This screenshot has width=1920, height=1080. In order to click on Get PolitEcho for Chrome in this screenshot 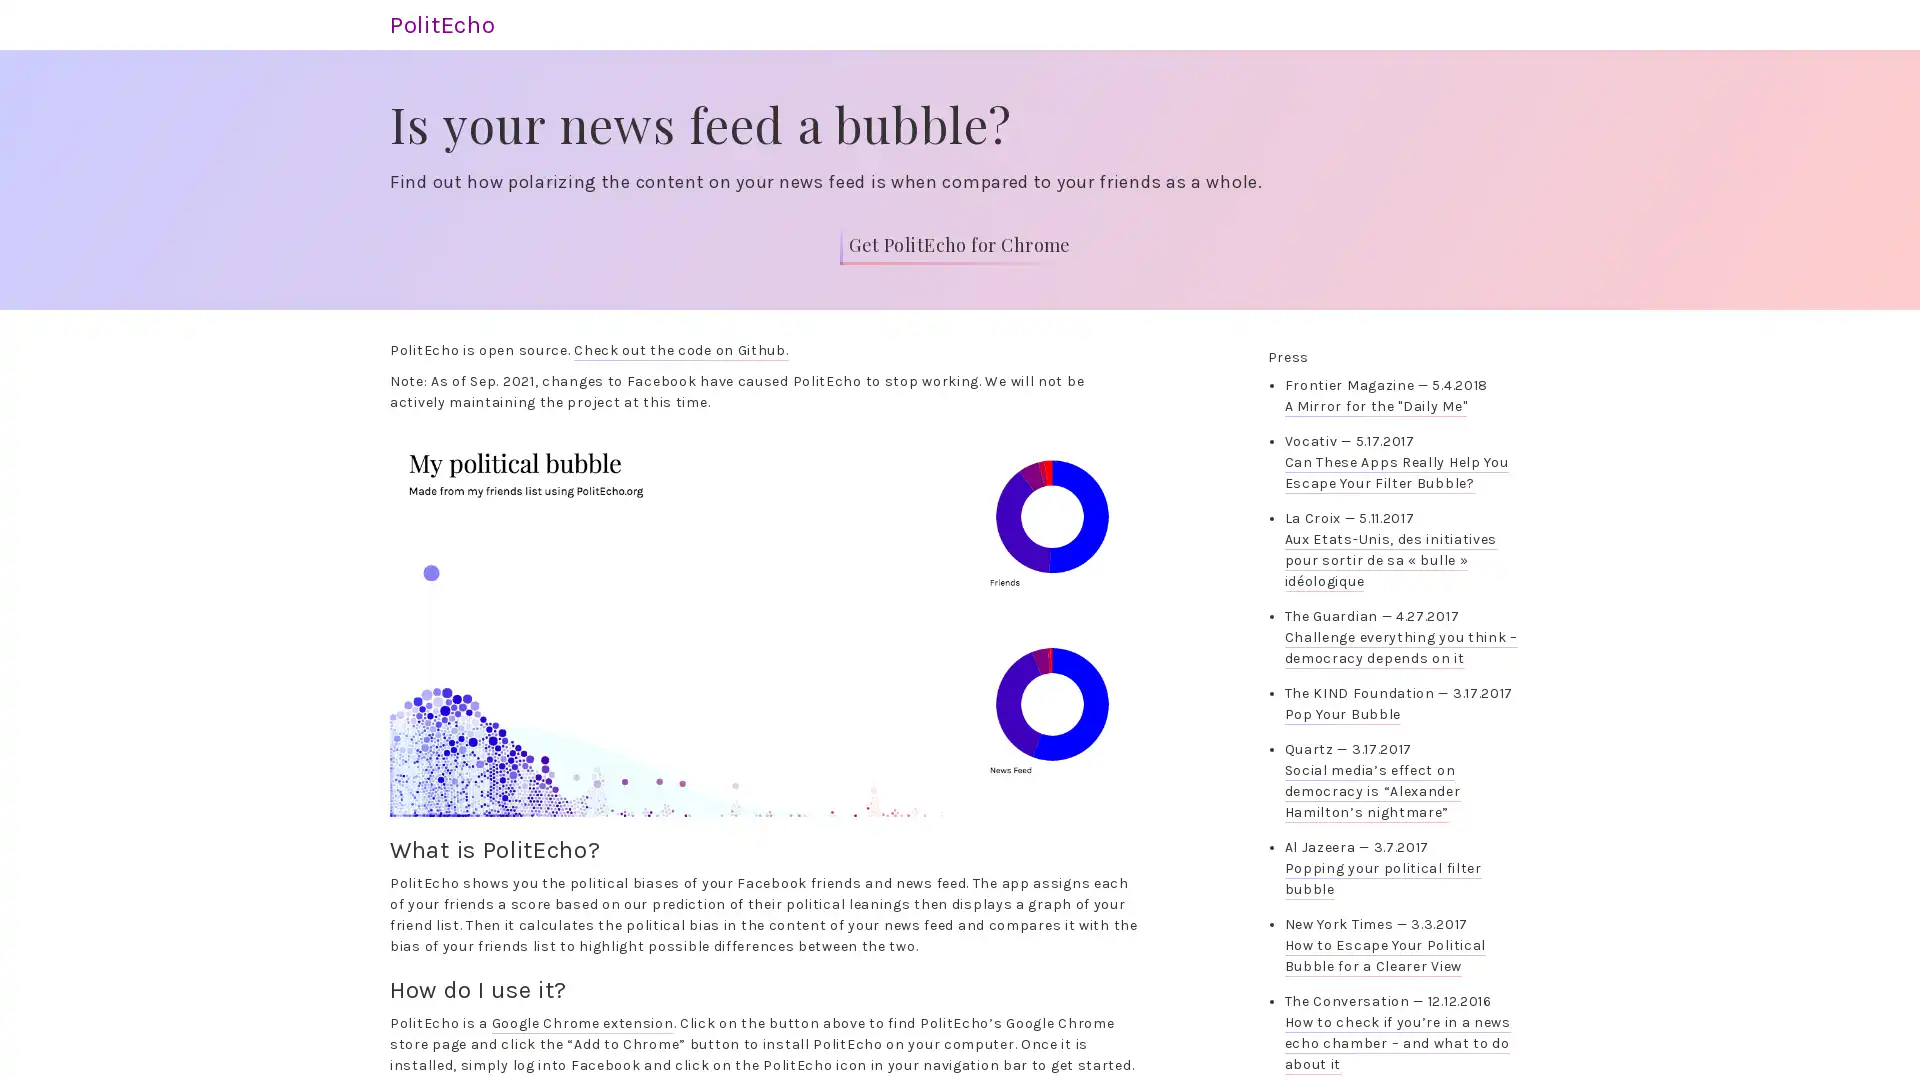, I will do `click(958, 243)`.